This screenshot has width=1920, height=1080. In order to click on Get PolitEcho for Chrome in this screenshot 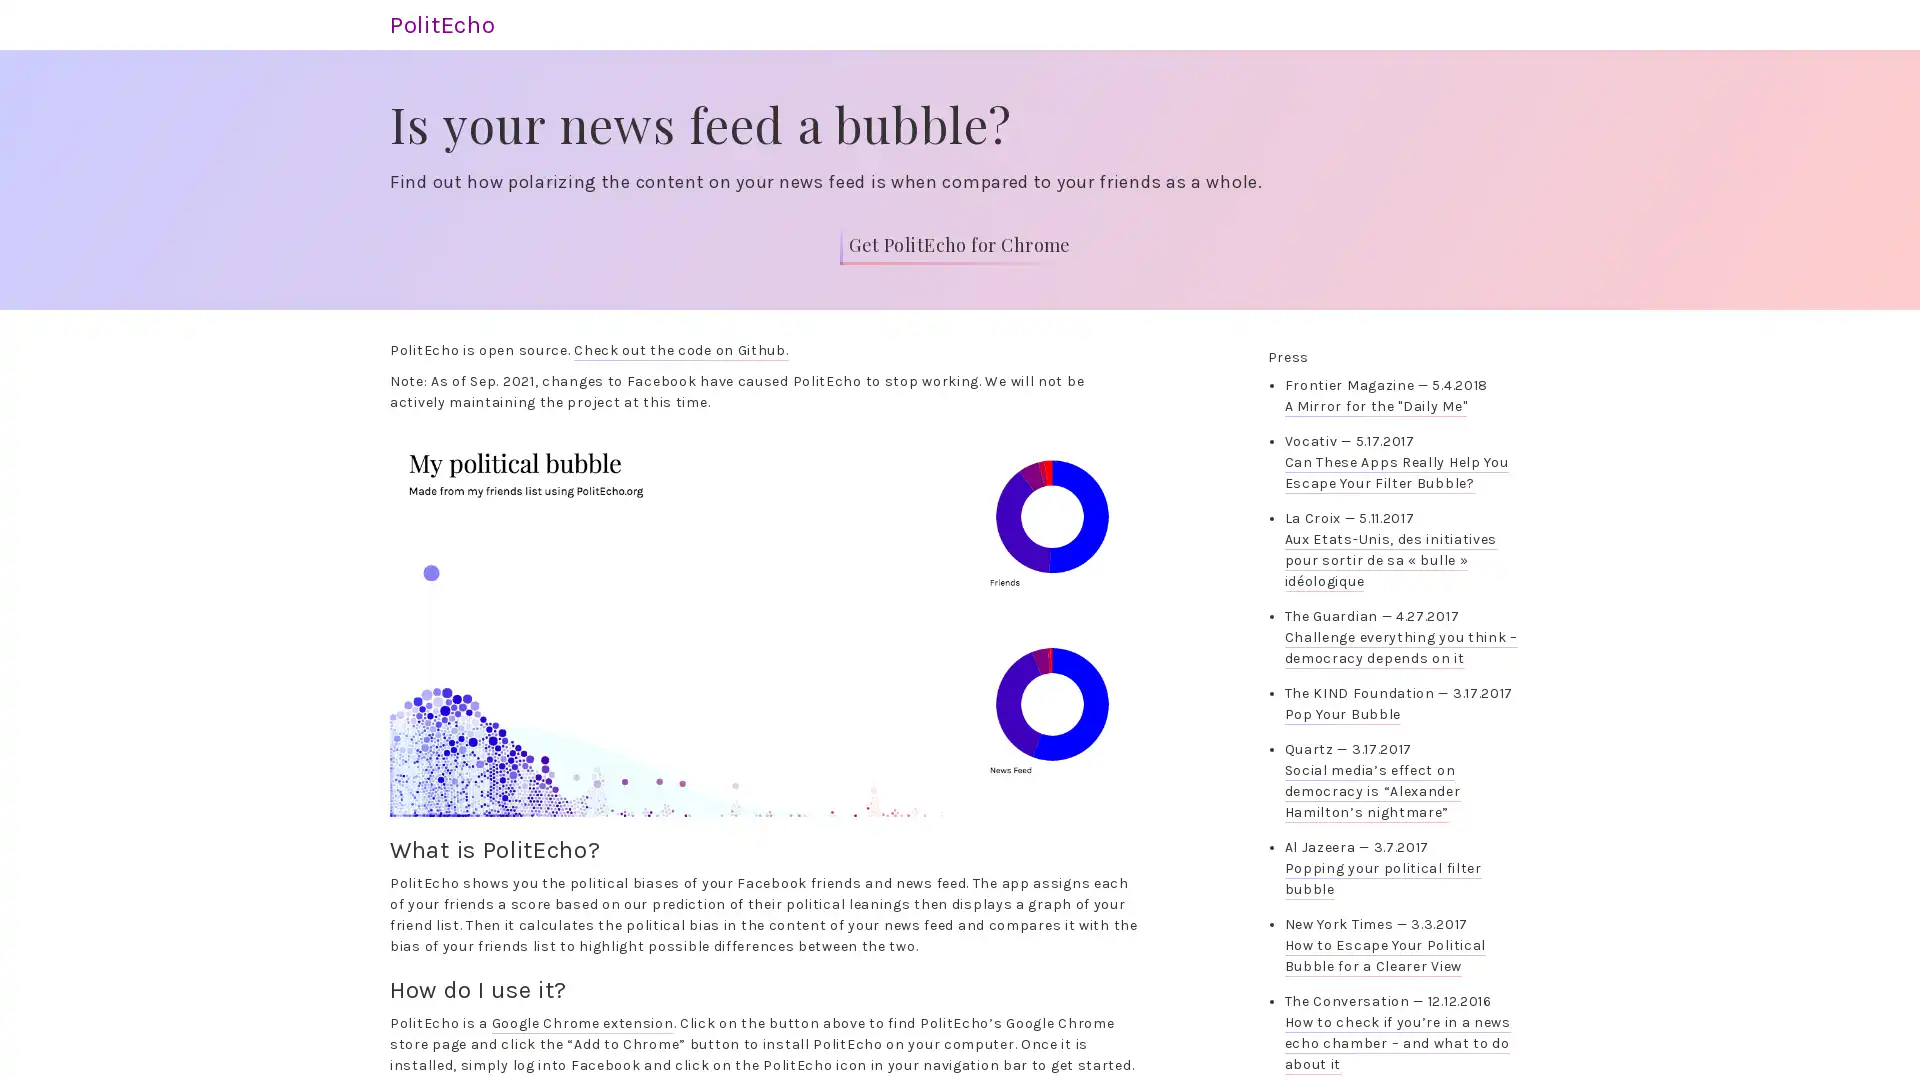, I will do `click(958, 243)`.